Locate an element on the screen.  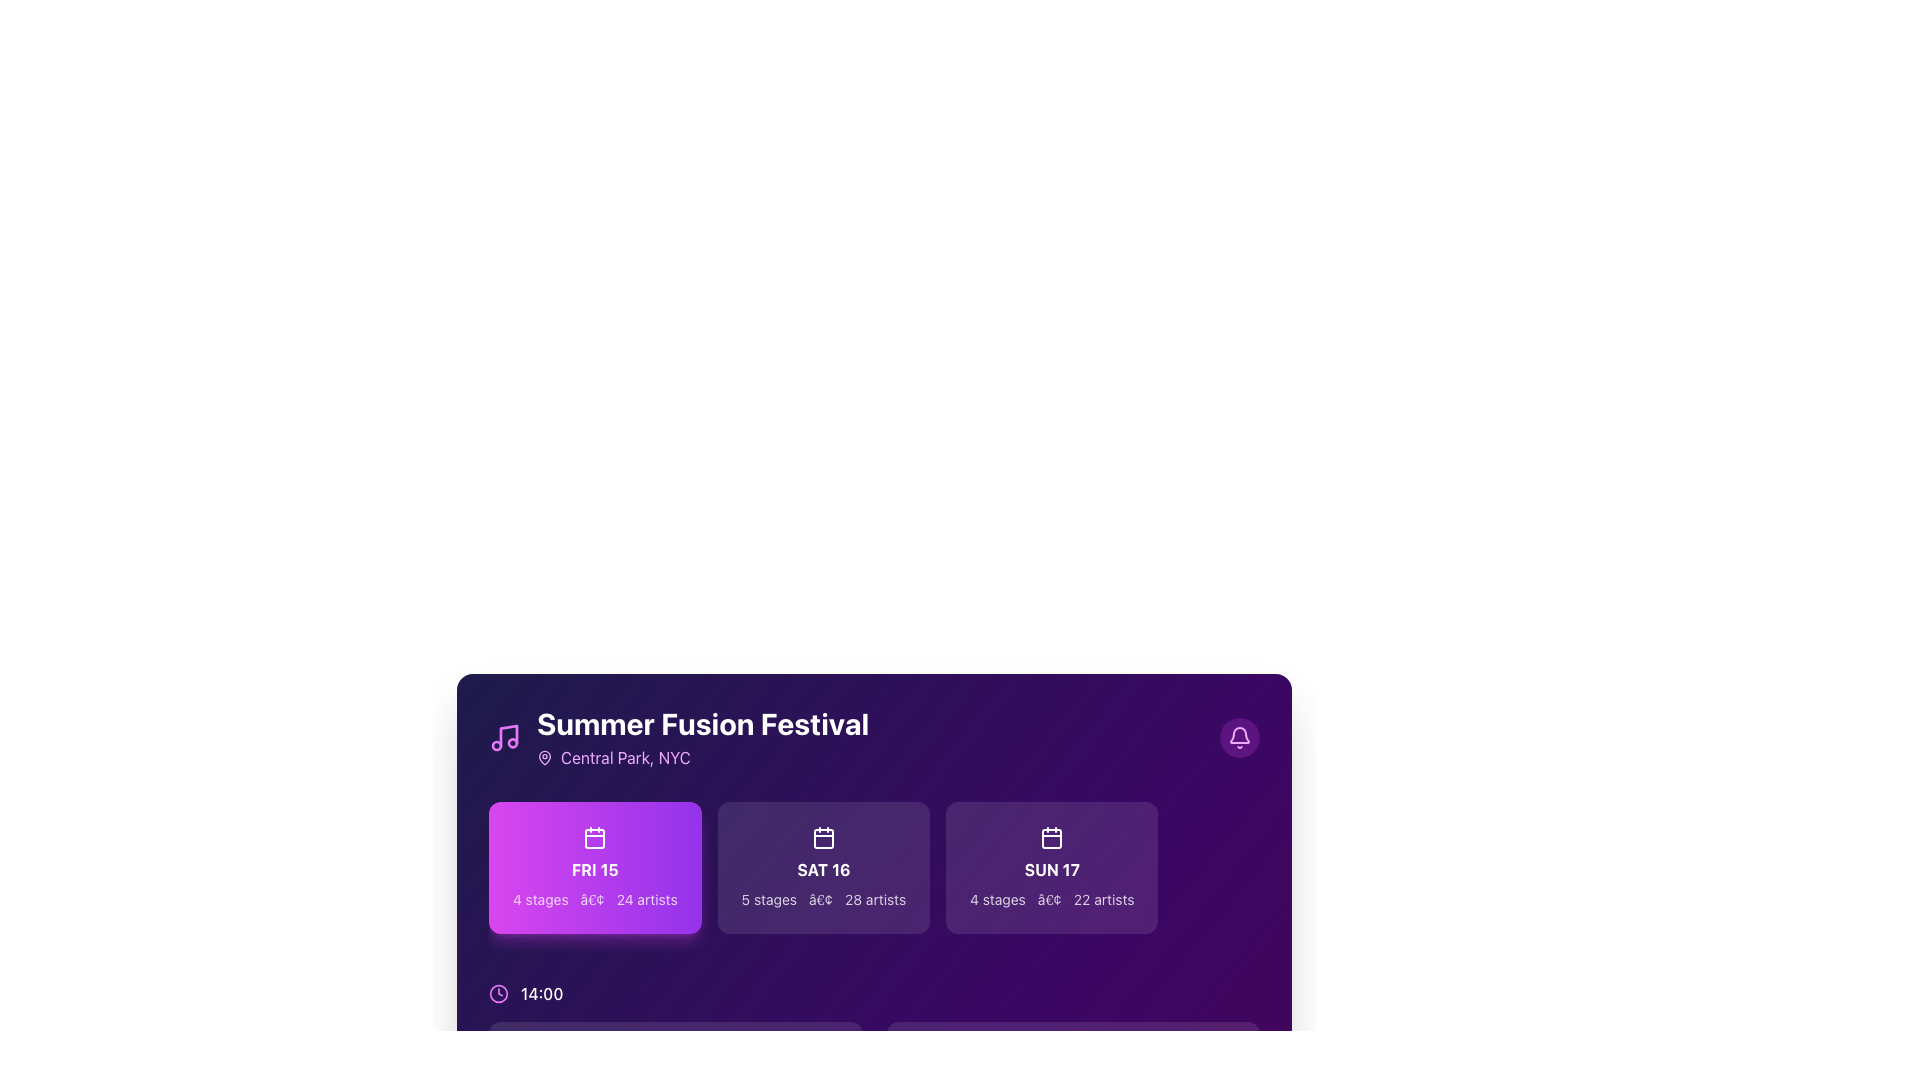
static text displaying '5 stages • 28 artists' which is styled in white with medium transparency, located below the main date text 'SAT 16' within the card for 'SAT 16' is located at coordinates (823, 898).